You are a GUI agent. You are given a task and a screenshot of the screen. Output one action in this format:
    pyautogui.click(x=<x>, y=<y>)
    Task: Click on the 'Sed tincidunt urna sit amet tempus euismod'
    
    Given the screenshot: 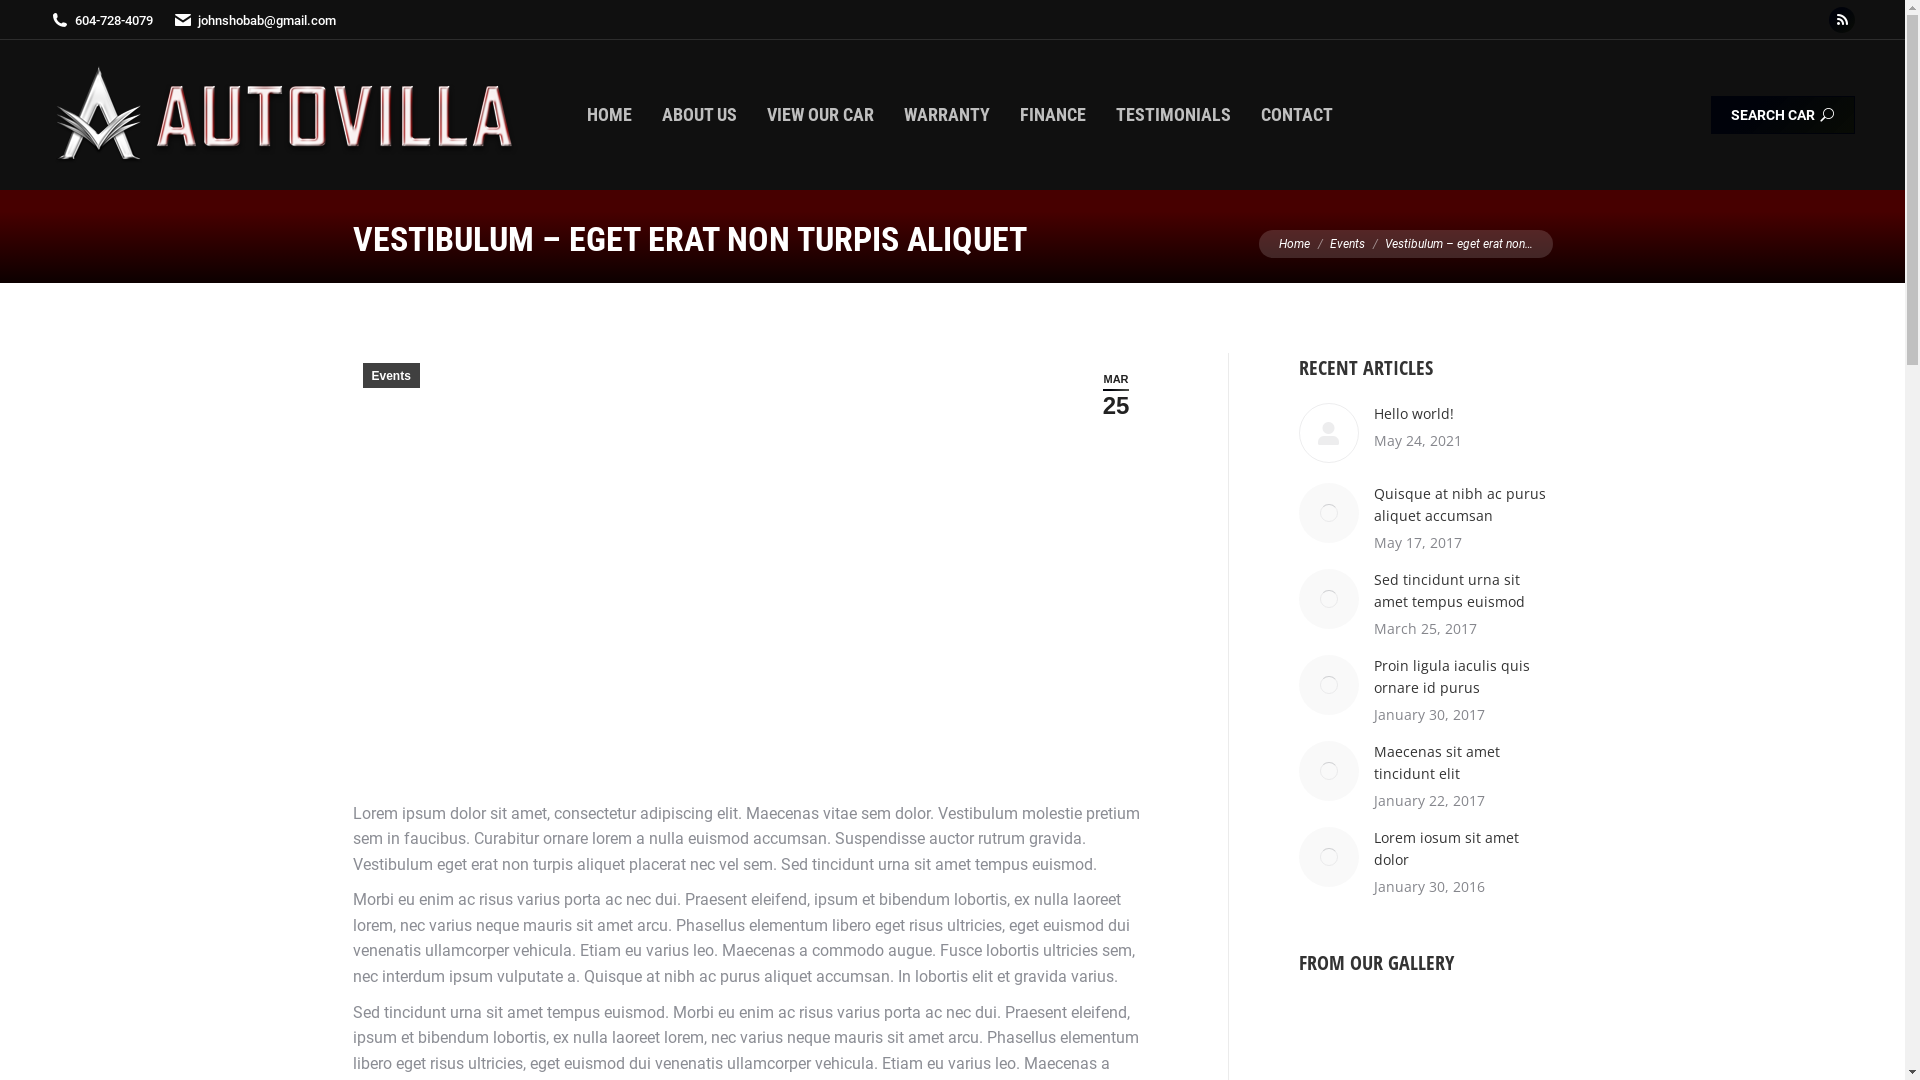 What is the action you would take?
    pyautogui.click(x=1463, y=589)
    